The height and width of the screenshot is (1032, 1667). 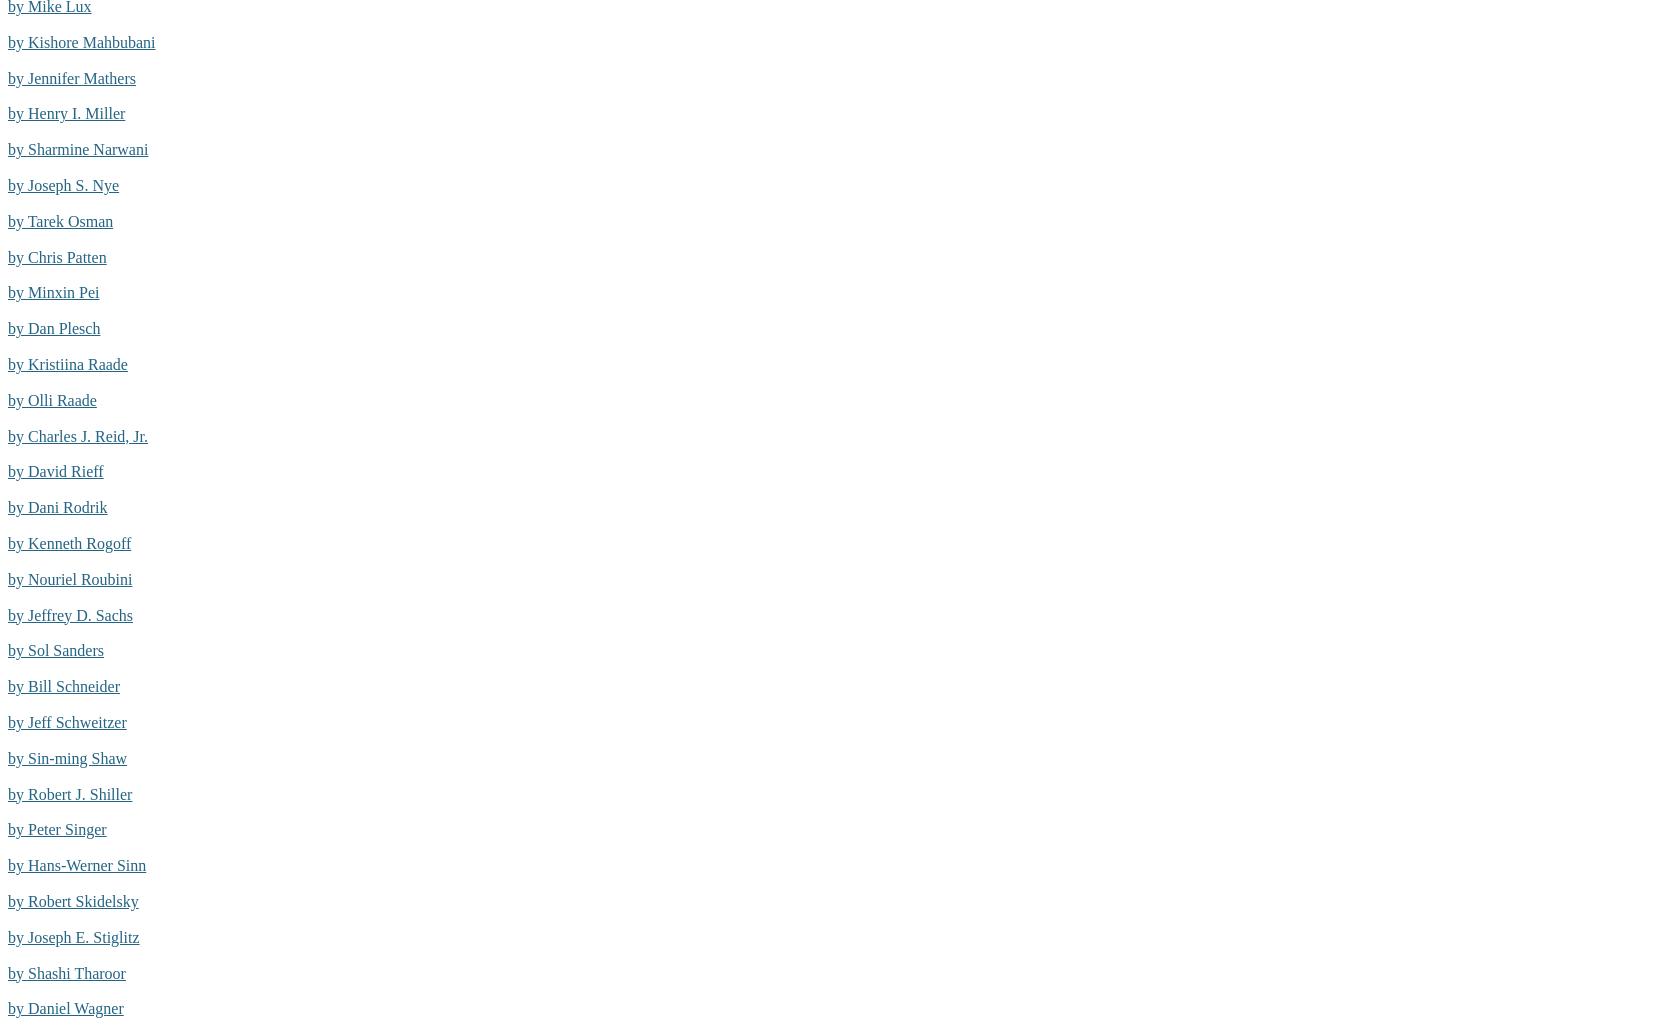 I want to click on 'by Robert J. Shiller', so click(x=69, y=793).